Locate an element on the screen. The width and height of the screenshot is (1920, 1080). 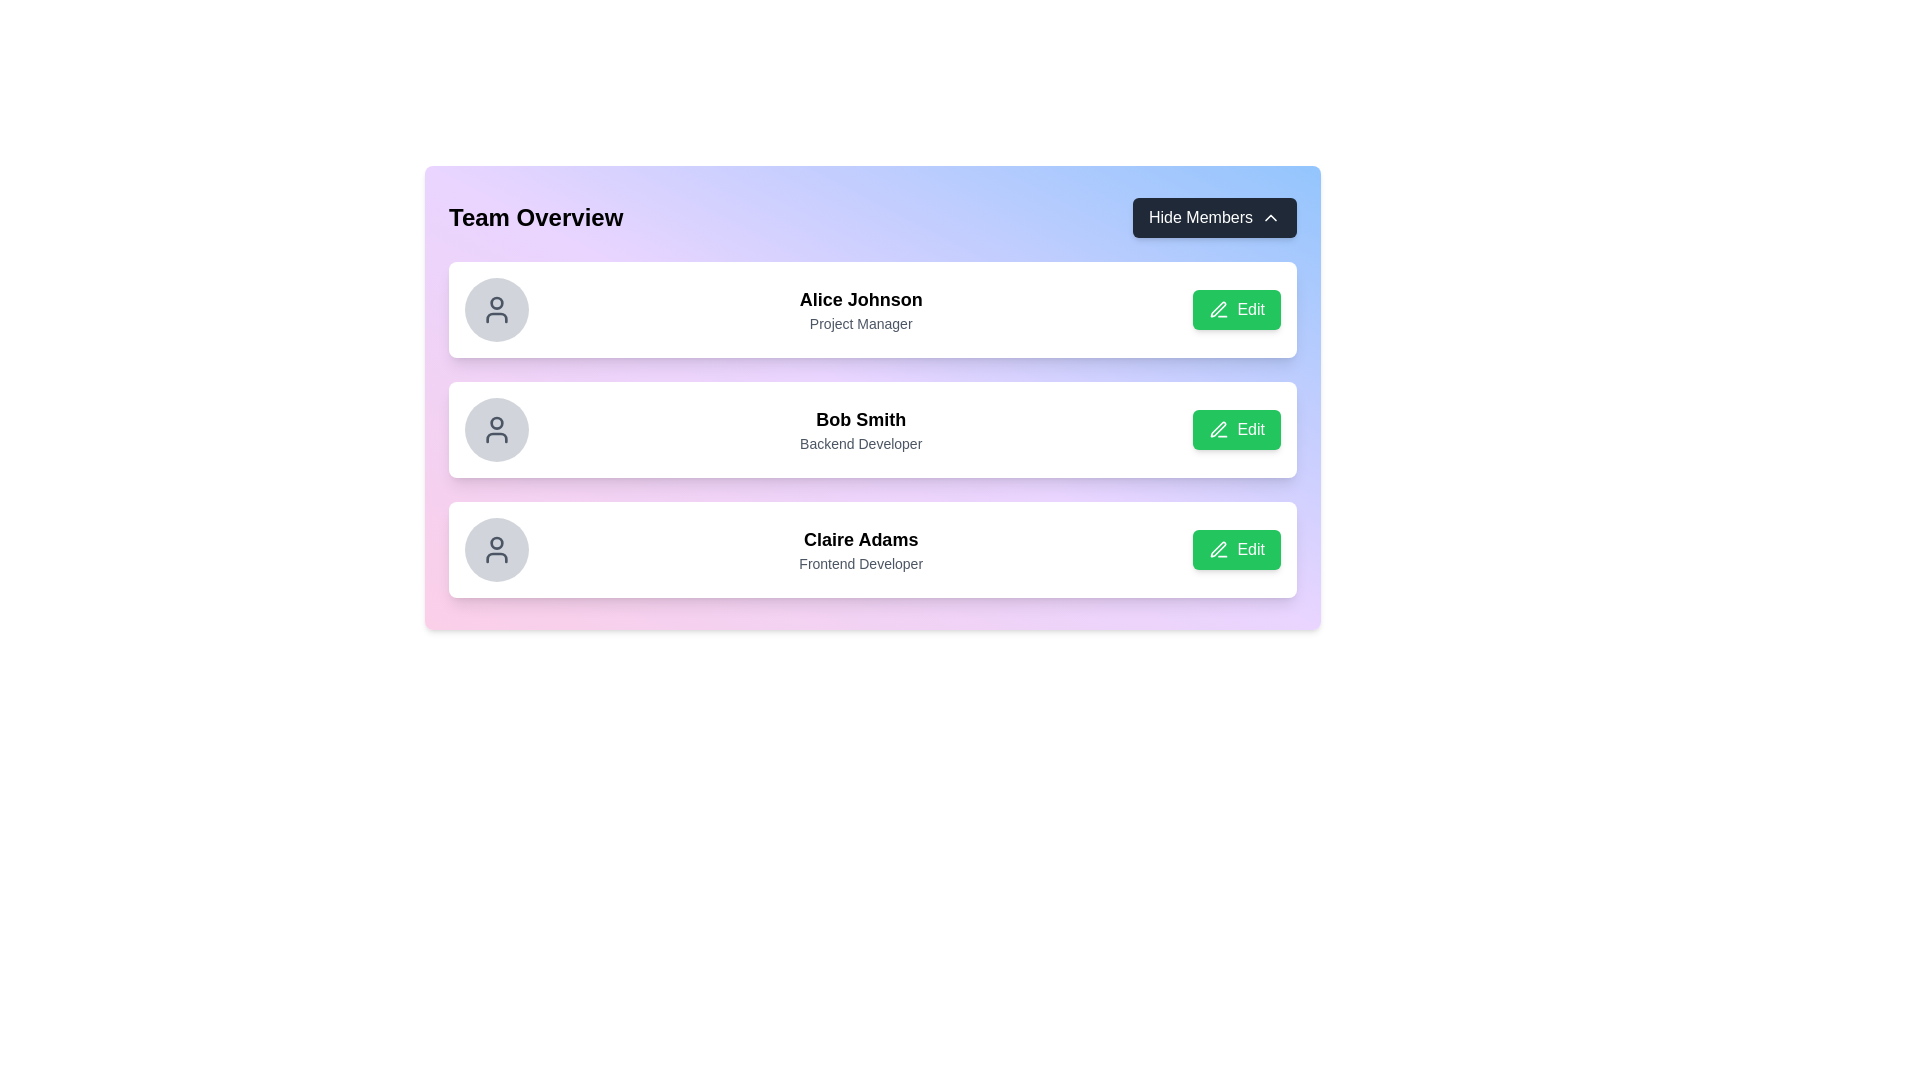
the pen icon in the second 'Edit' button on the user card for 'Bob Smith - Backend Developer' to initiate editing is located at coordinates (1218, 428).